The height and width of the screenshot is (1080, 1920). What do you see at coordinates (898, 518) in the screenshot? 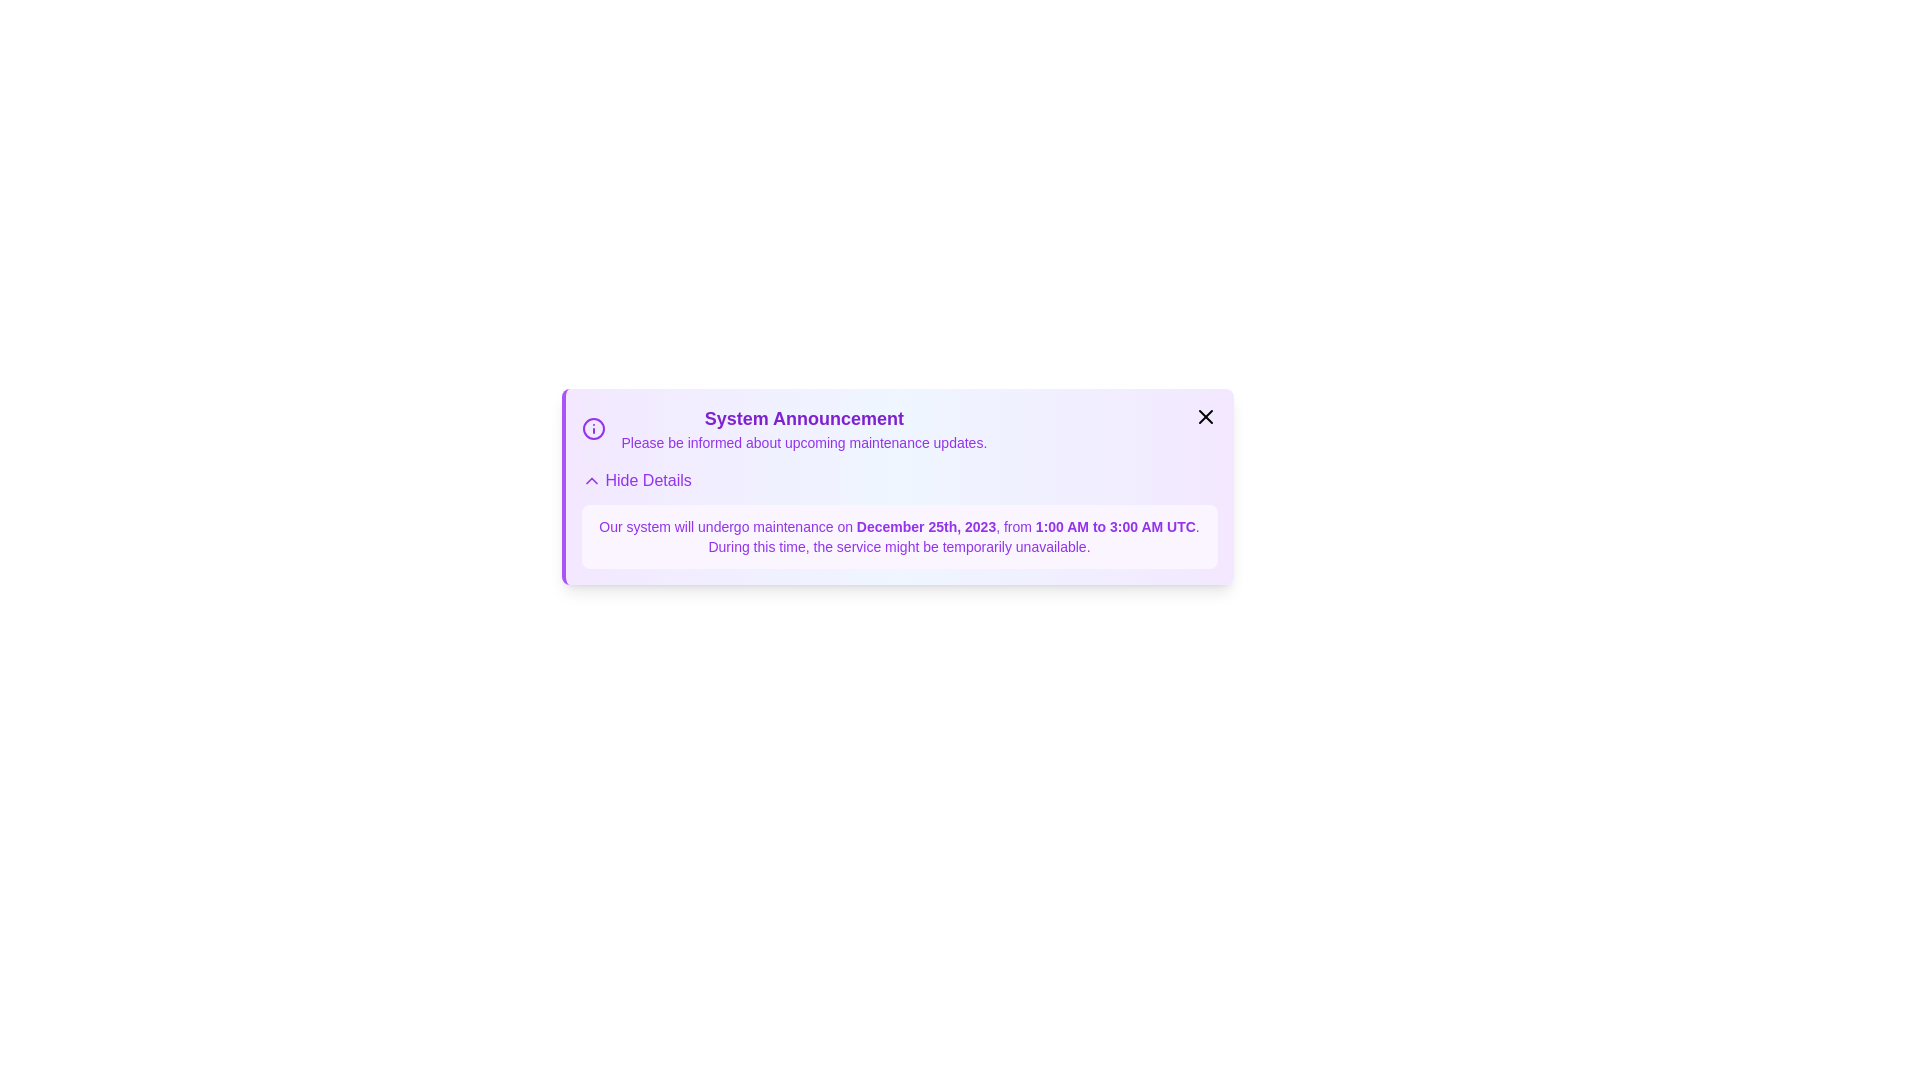
I see `critical information displayed in the text element located in the 'System Announcement' notification card, beneath the 'Hide Details' clickable text` at bounding box center [898, 518].